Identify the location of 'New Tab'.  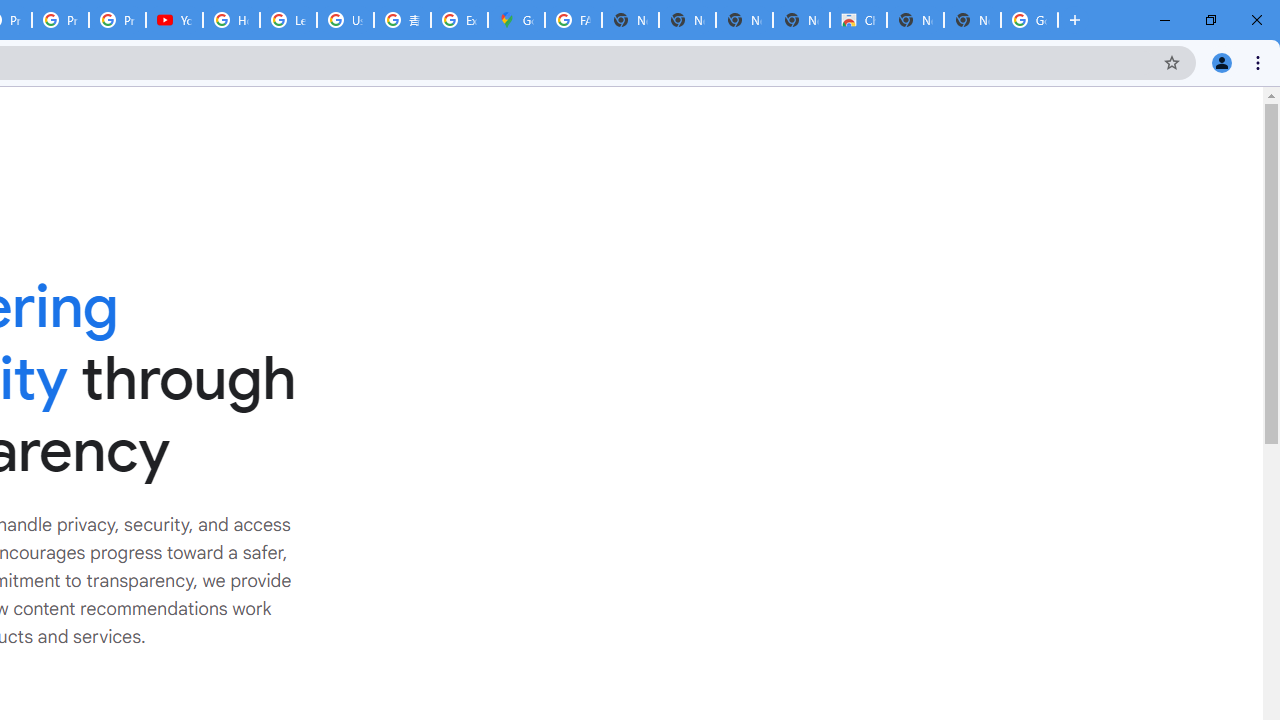
(972, 20).